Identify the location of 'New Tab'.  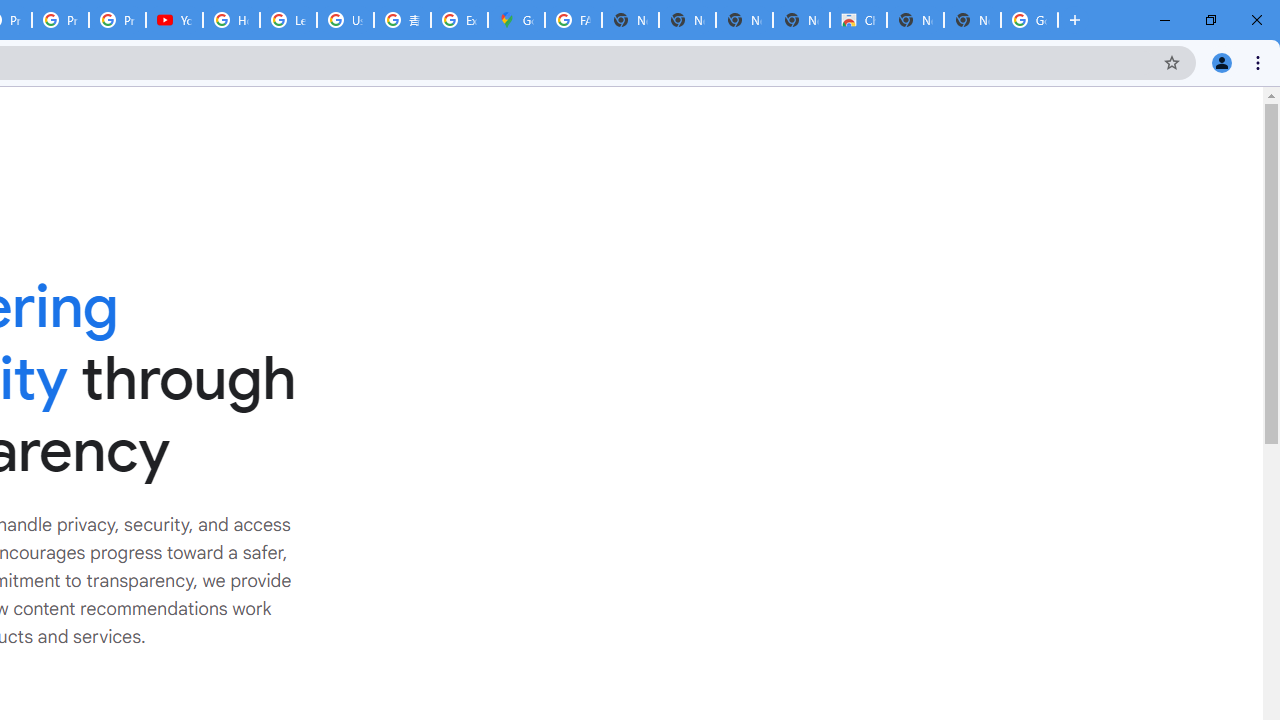
(972, 20).